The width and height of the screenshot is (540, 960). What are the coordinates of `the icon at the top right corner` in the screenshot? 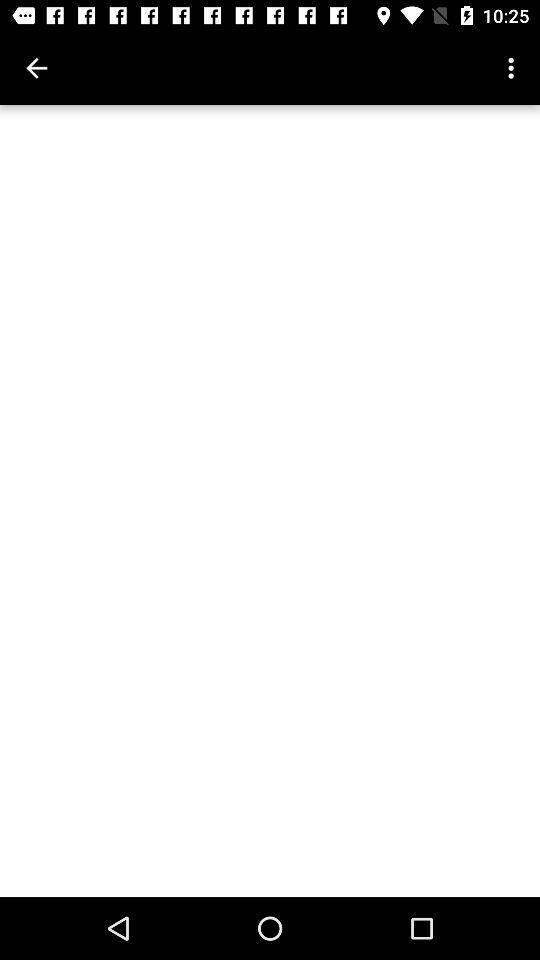 It's located at (513, 68).